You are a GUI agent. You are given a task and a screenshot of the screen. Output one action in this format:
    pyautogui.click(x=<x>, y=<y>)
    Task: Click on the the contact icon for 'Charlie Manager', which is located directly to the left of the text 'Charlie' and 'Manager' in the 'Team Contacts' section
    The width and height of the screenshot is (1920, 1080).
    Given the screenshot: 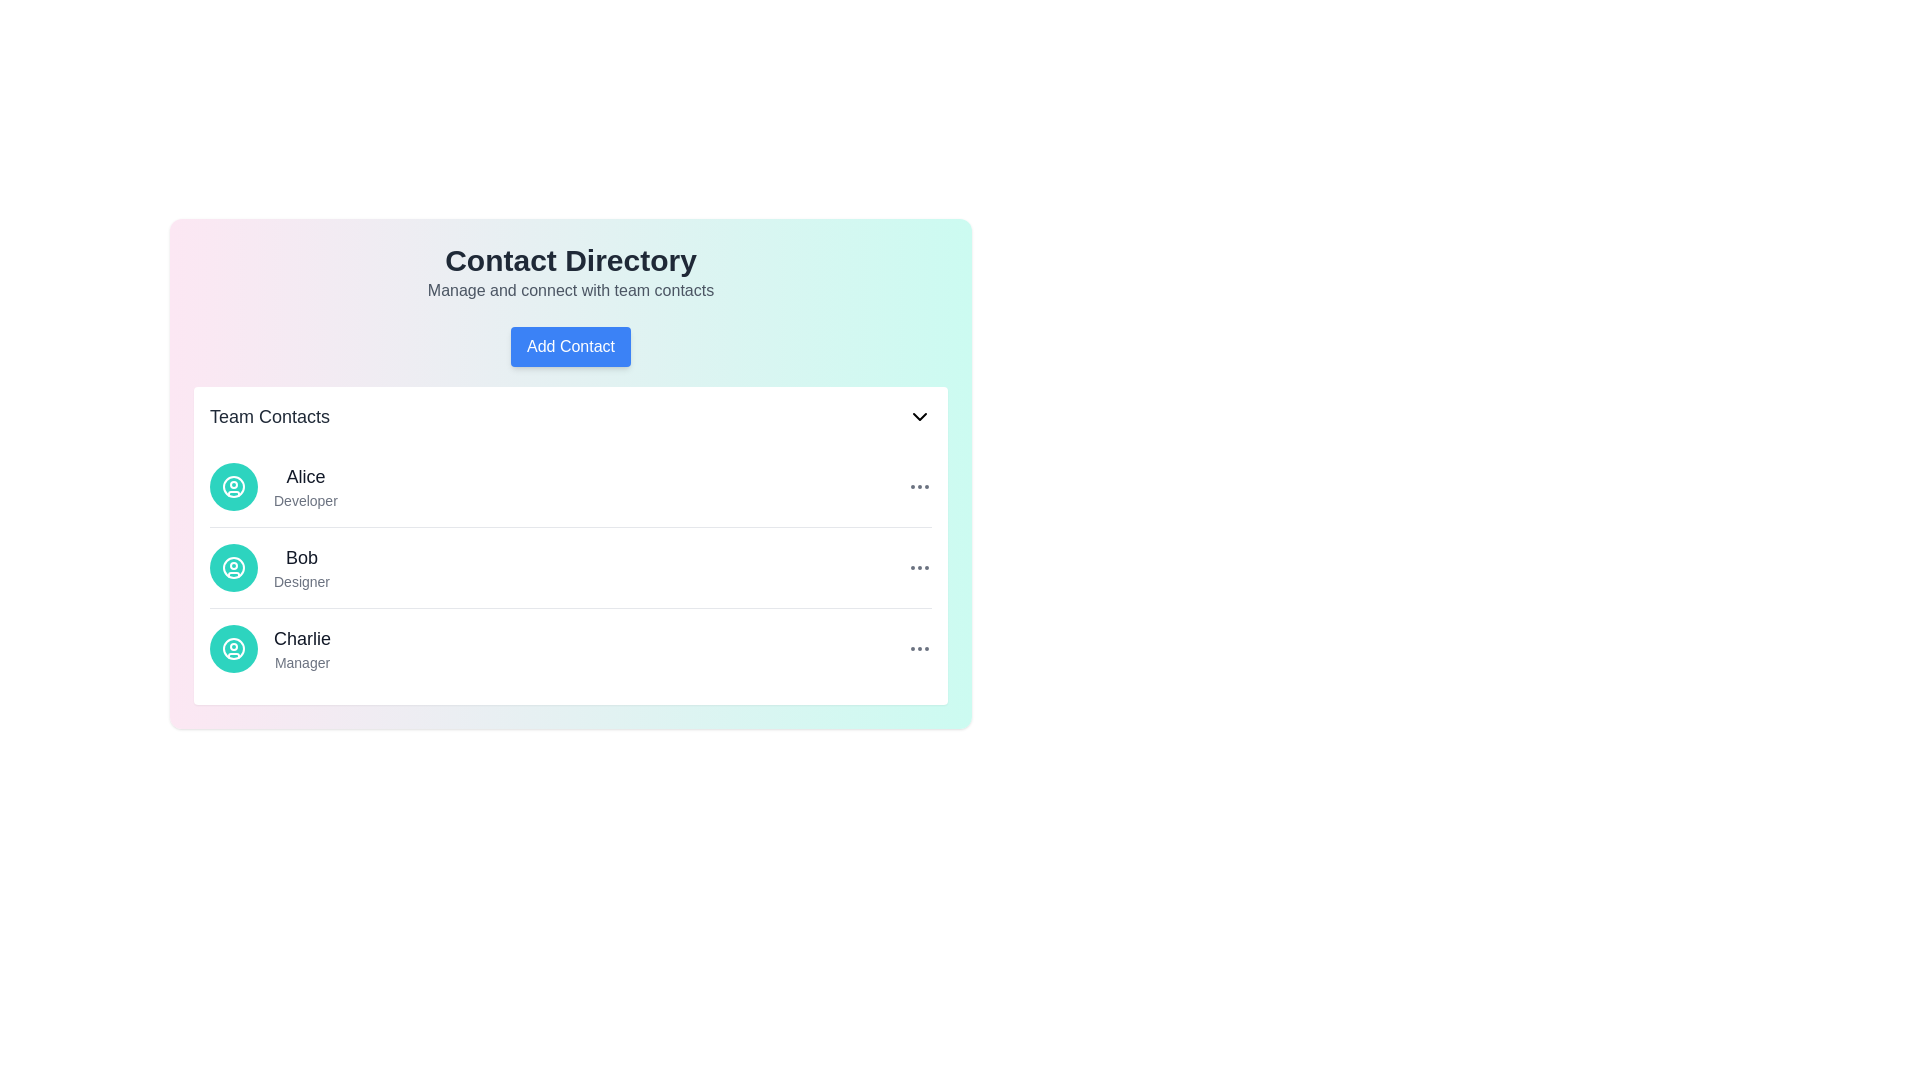 What is the action you would take?
    pyautogui.click(x=234, y=648)
    